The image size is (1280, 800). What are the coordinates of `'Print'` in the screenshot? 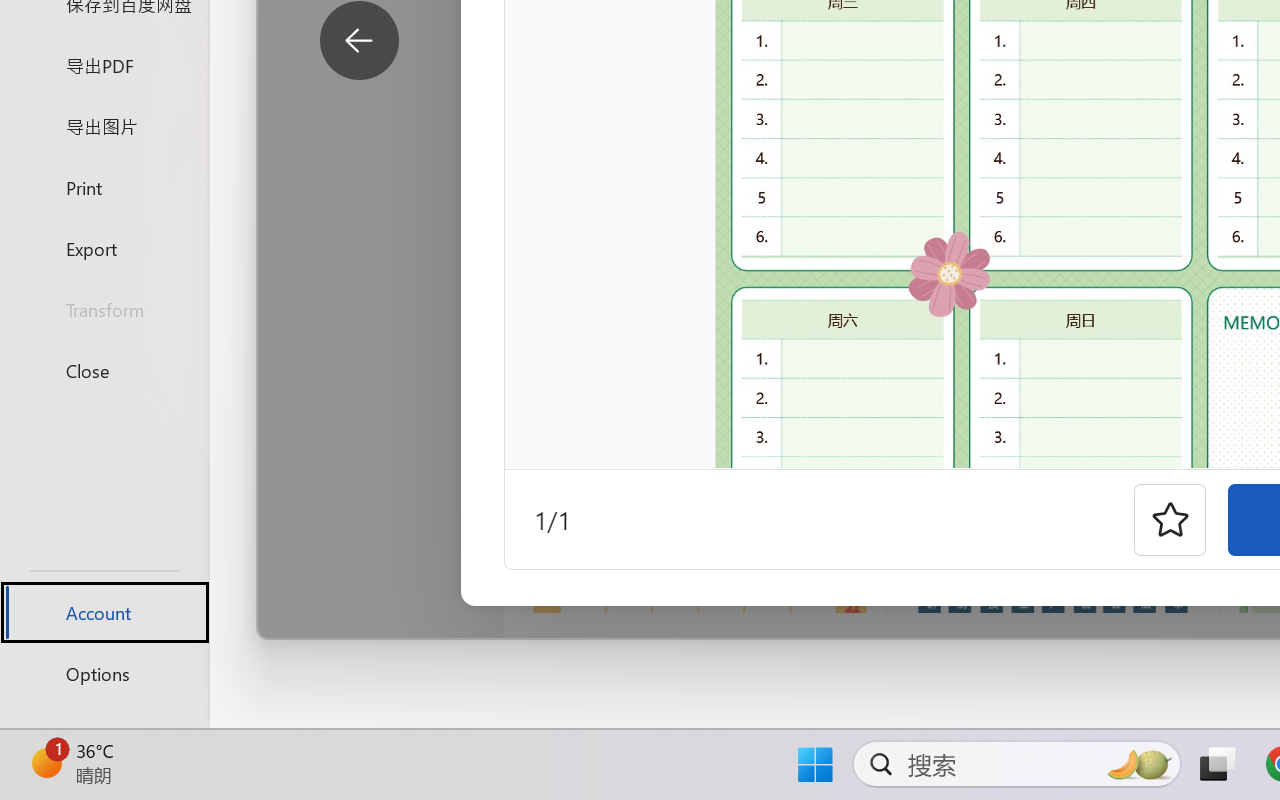 It's located at (103, 186).